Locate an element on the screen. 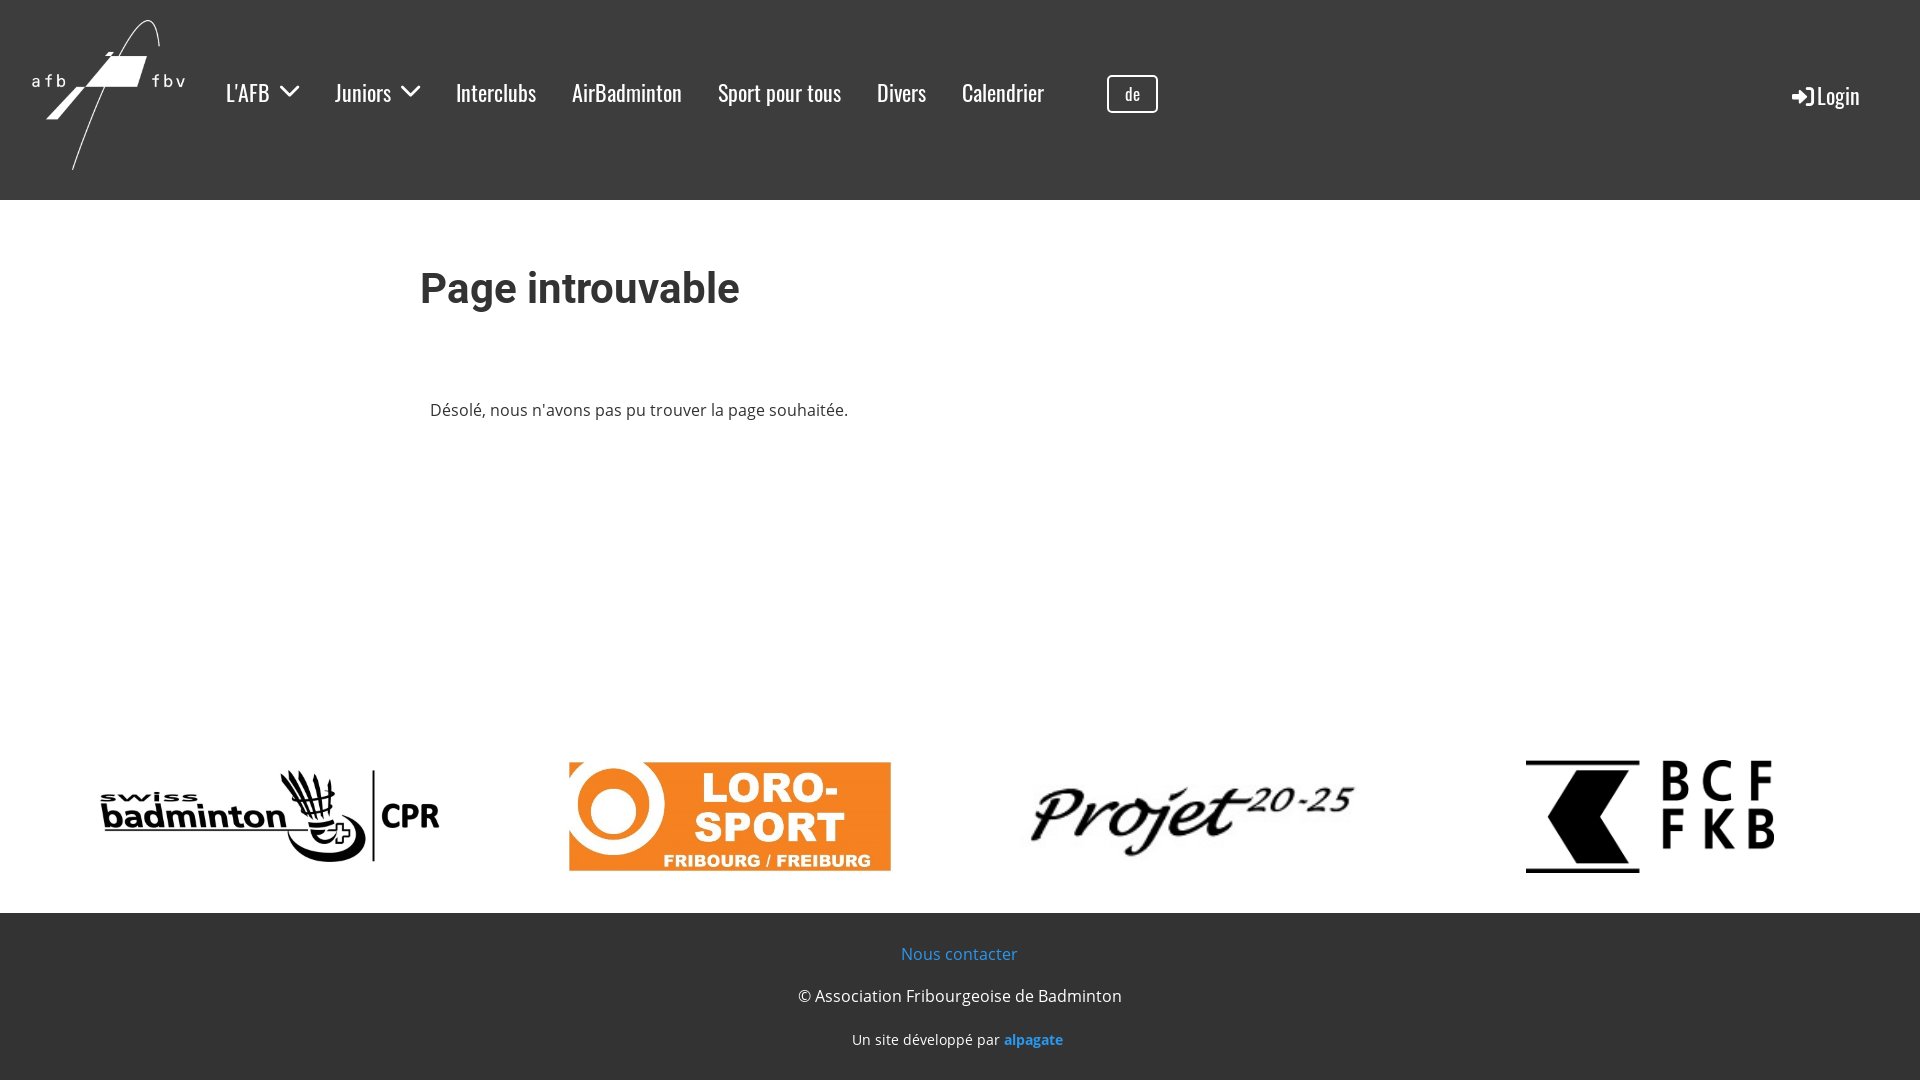  'AirBadminton' is located at coordinates (626, 92).